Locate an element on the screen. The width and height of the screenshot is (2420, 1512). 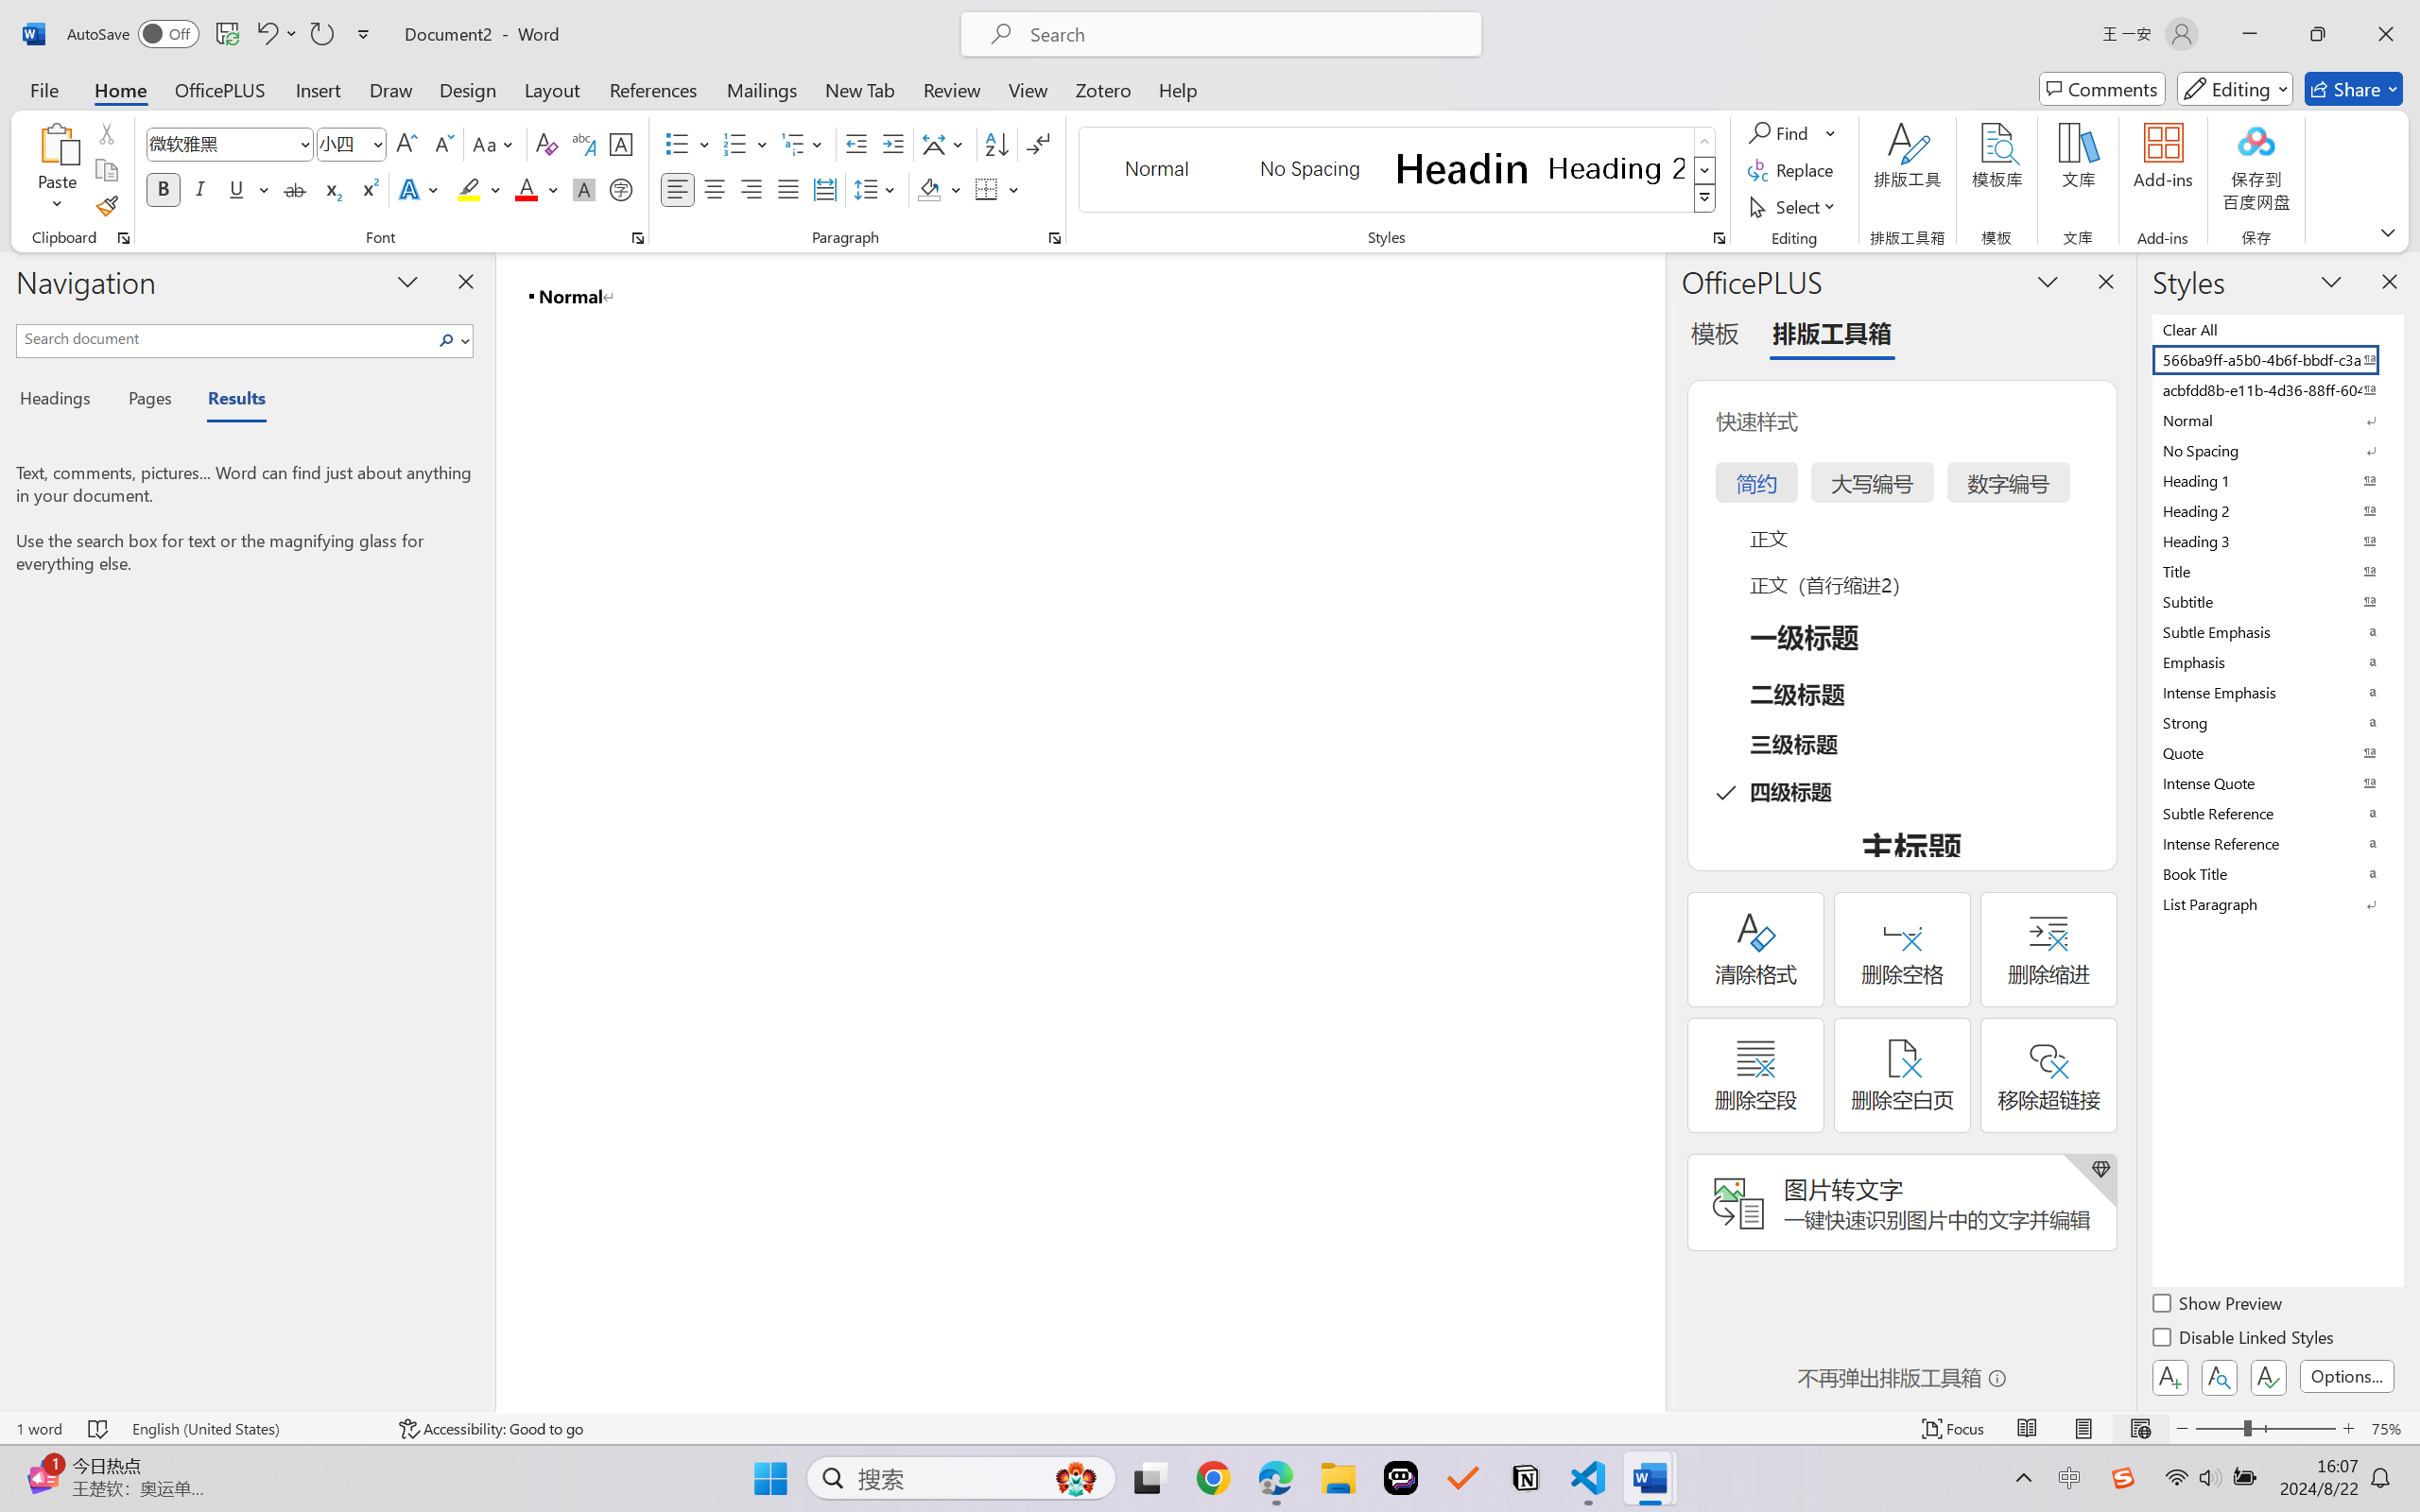
'Home' is located at coordinates (121, 88).